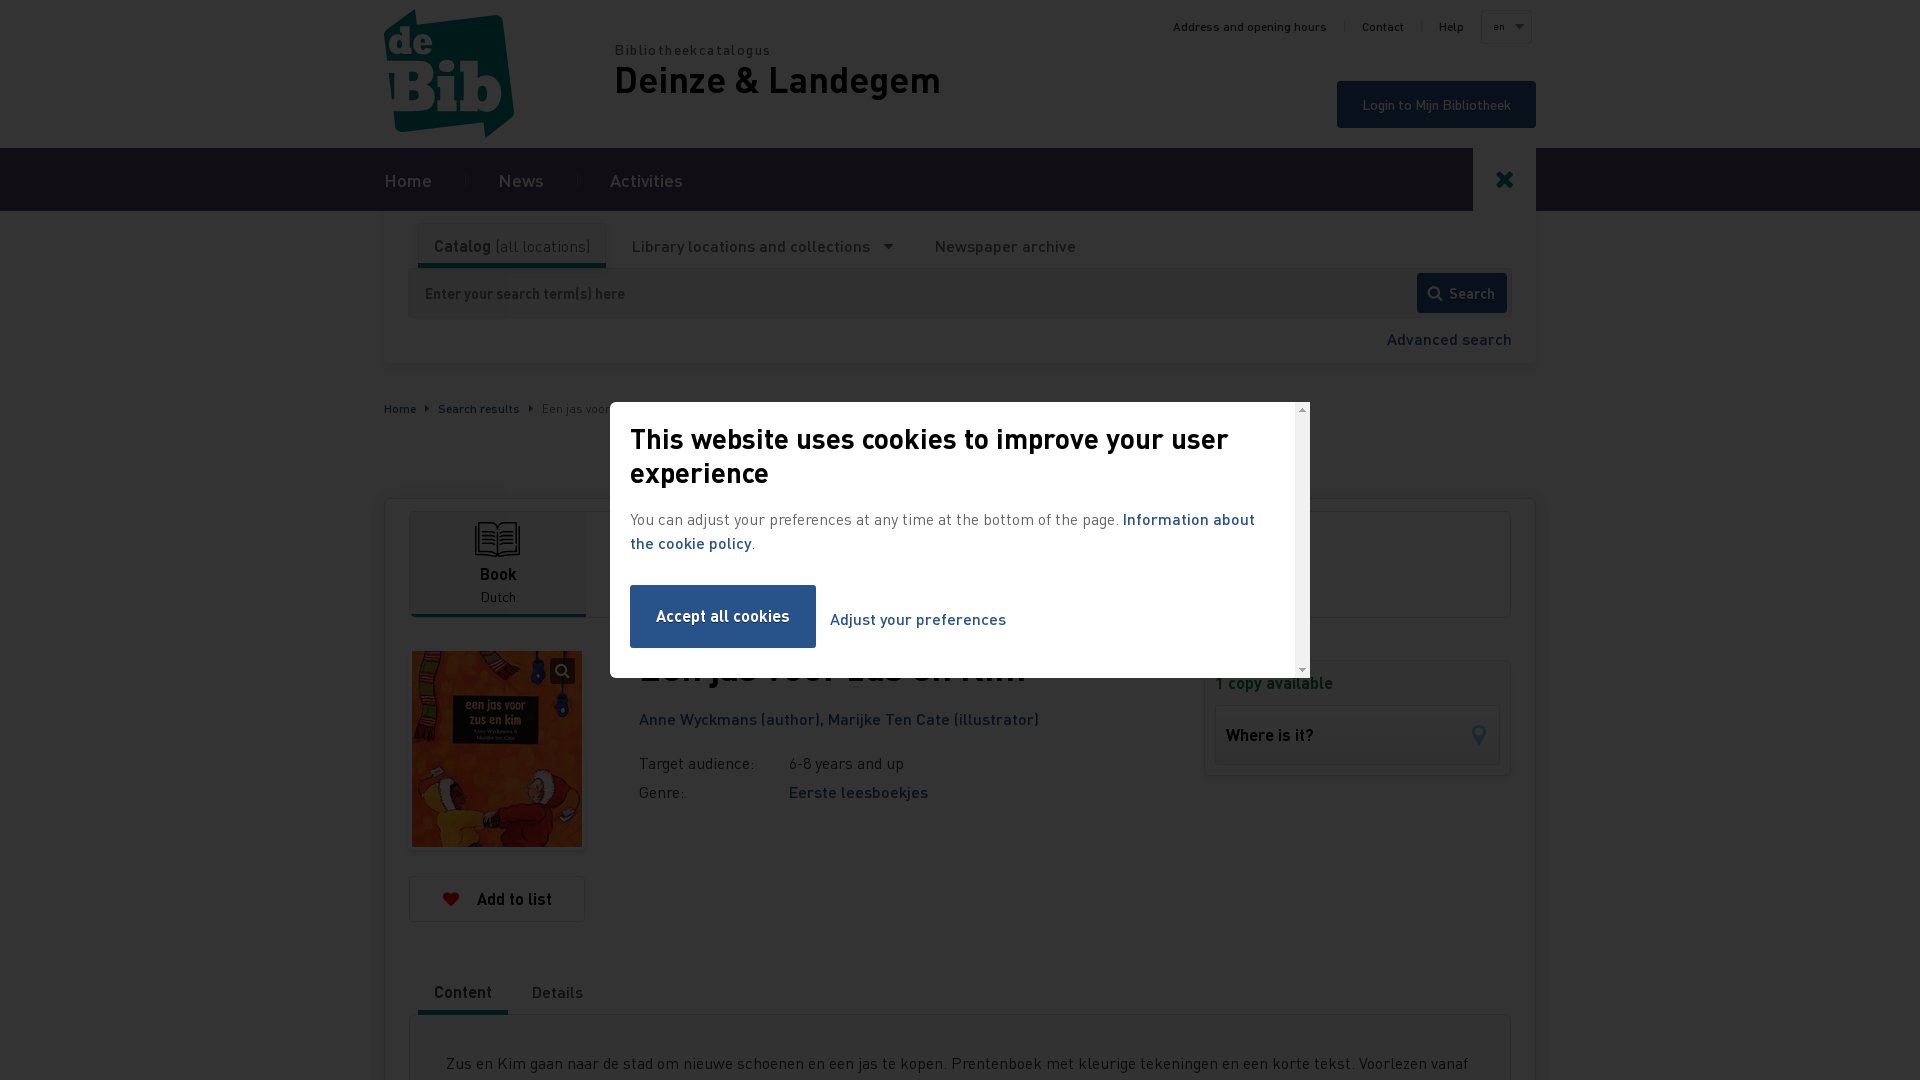  I want to click on 'Advanced search', so click(1449, 337).